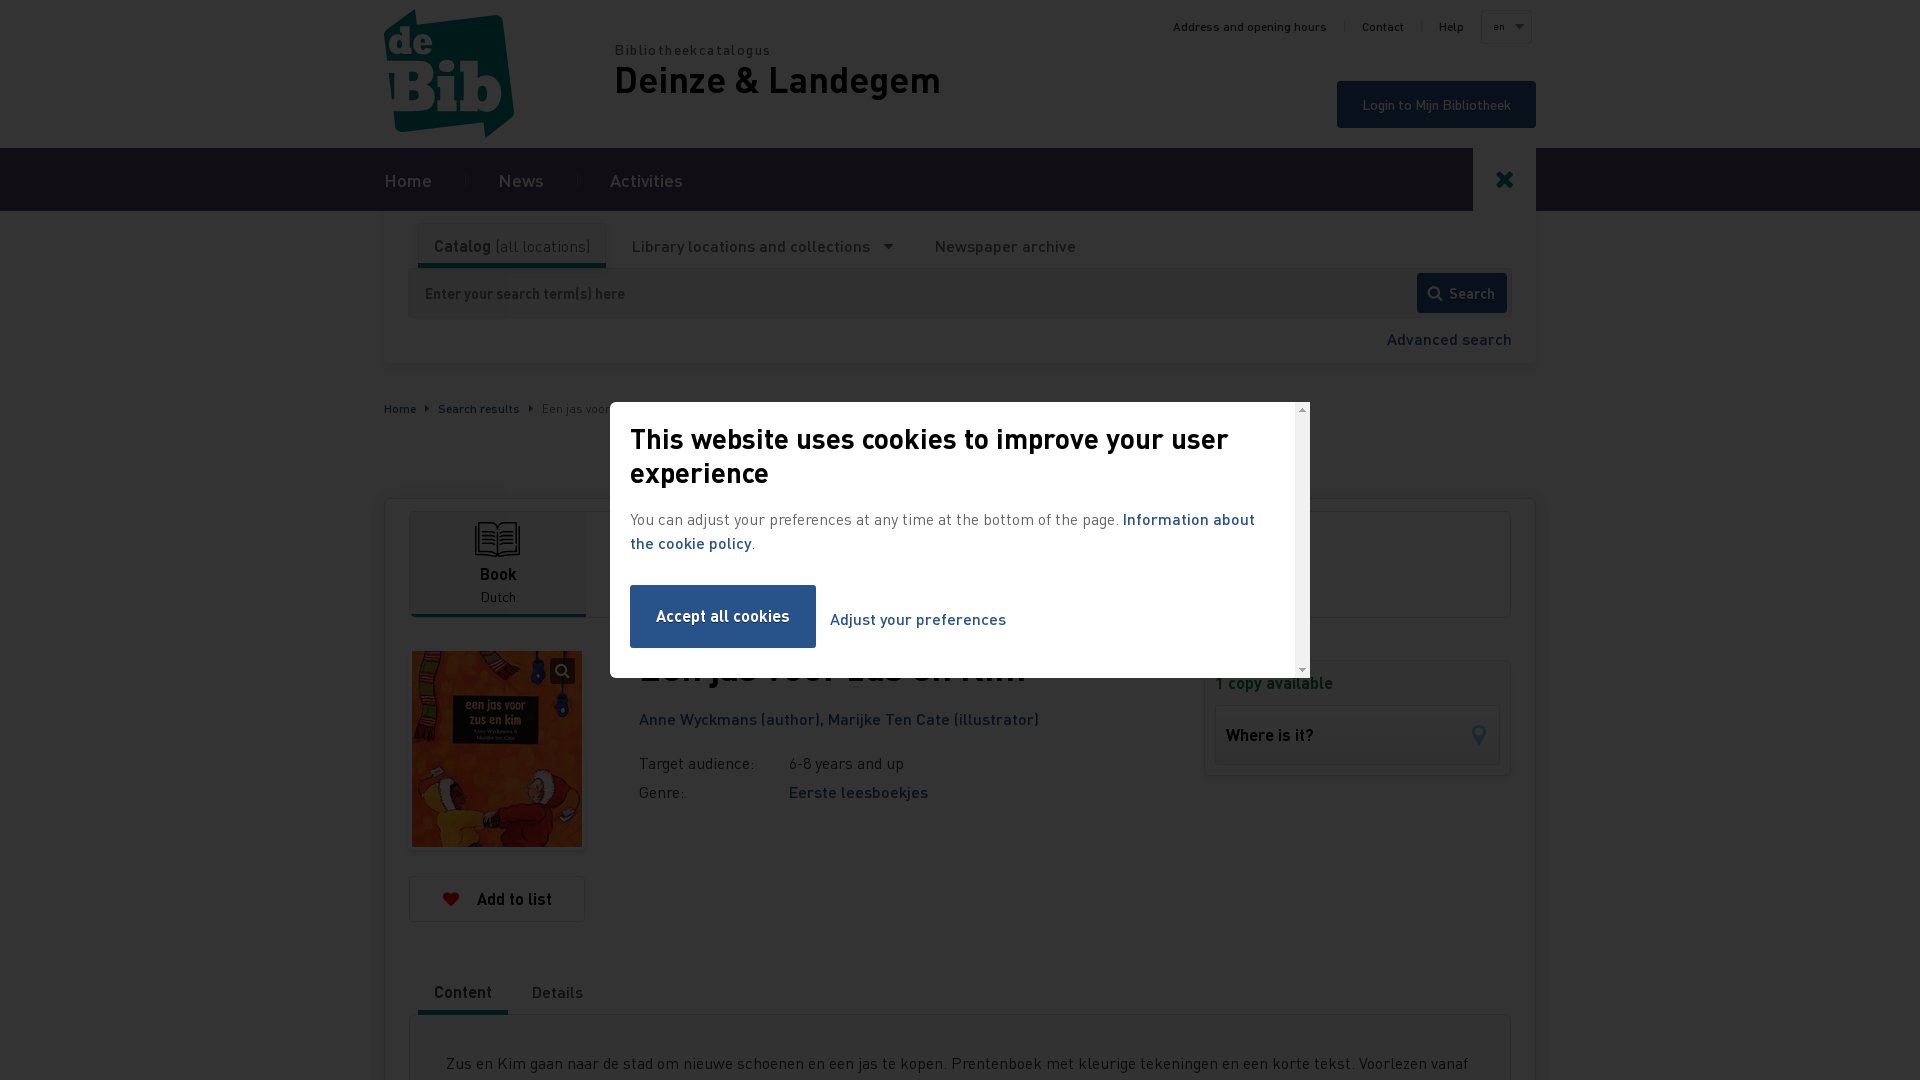  I want to click on 'Advanced search', so click(1449, 337).